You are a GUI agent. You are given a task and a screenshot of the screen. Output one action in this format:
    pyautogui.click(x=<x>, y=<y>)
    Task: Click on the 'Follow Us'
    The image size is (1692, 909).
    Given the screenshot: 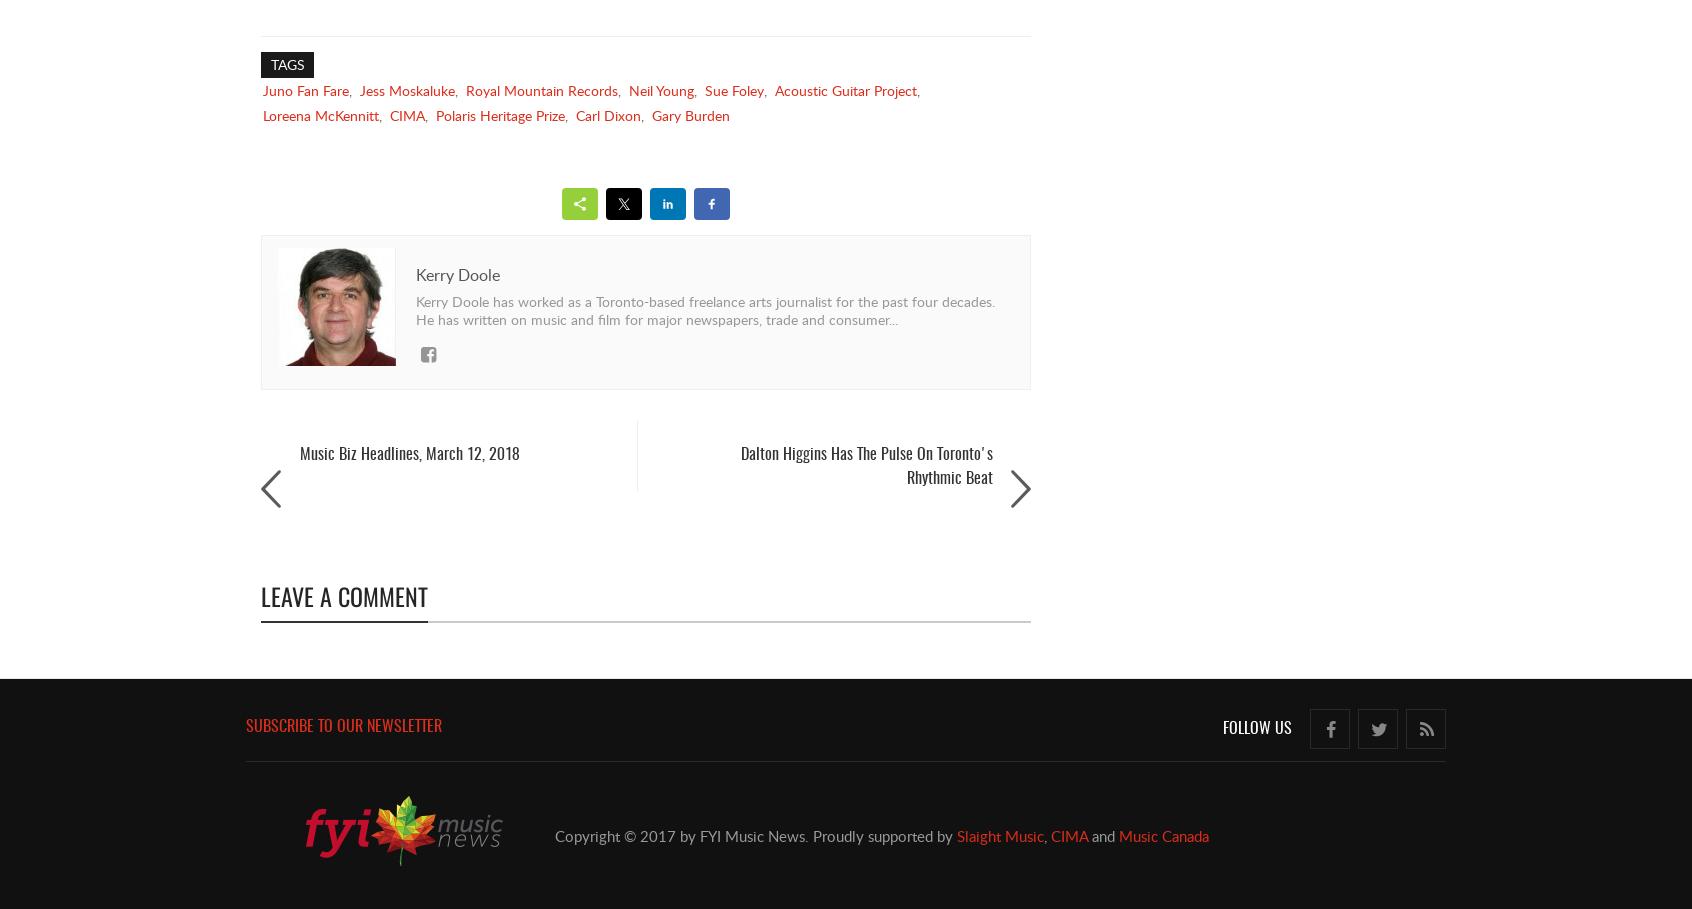 What is the action you would take?
    pyautogui.click(x=1257, y=727)
    